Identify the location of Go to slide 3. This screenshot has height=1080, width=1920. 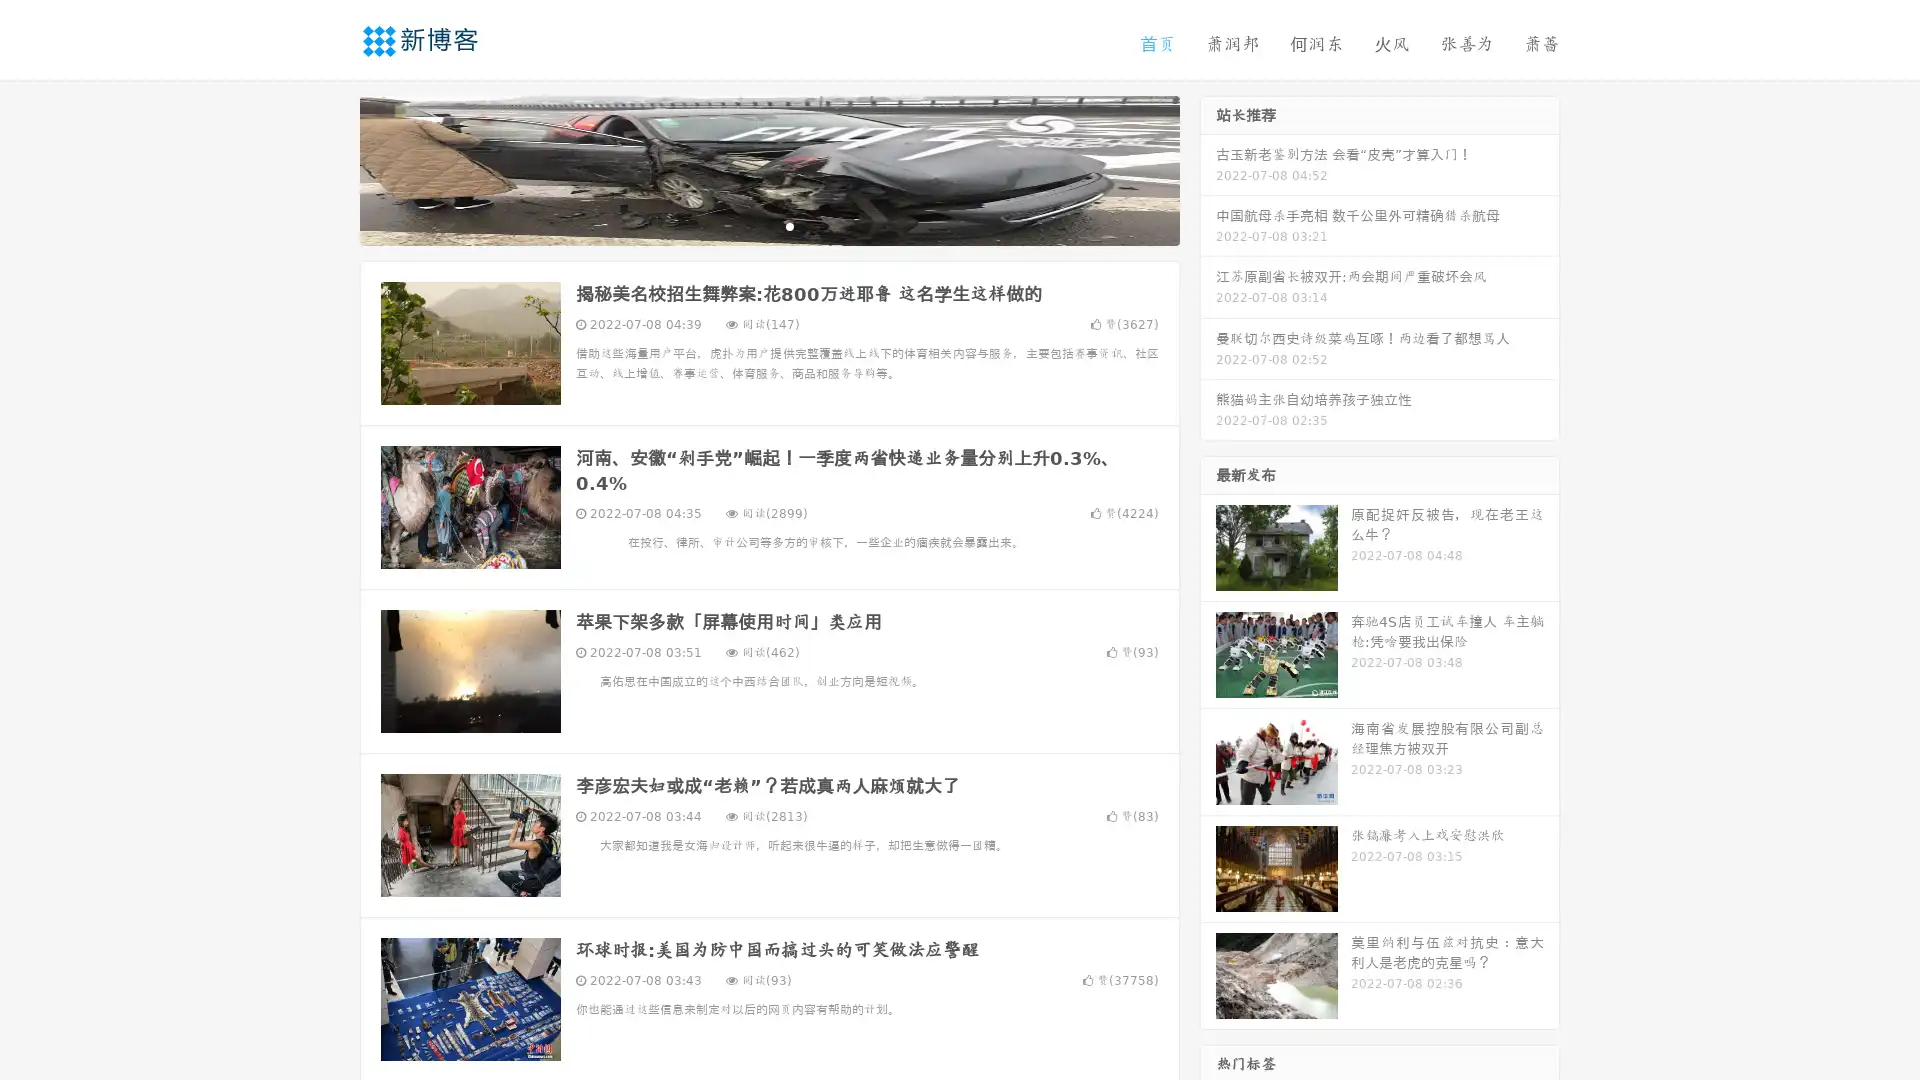
(789, 225).